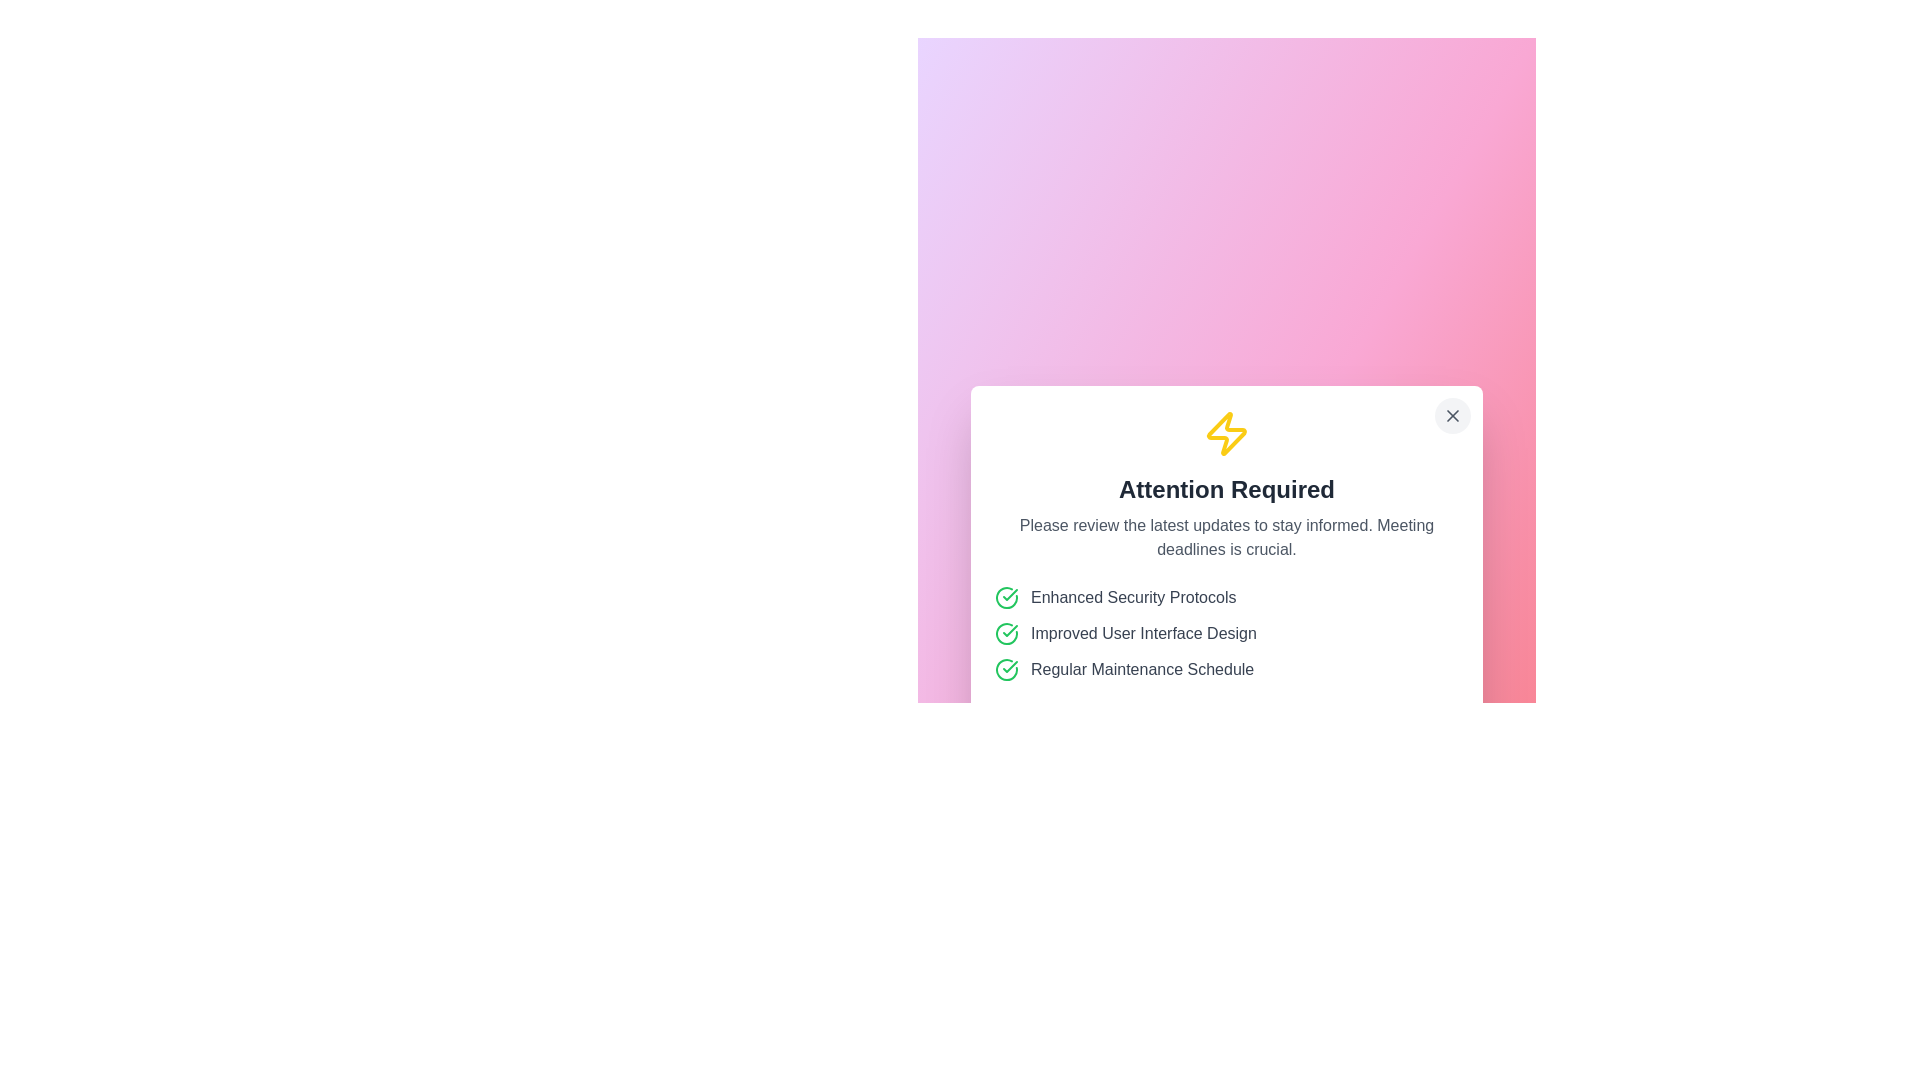 This screenshot has height=1080, width=1920. Describe the element at coordinates (1453, 415) in the screenshot. I see `the close button located at the top-right corner of the modal dialog with a shadowed white background` at that location.